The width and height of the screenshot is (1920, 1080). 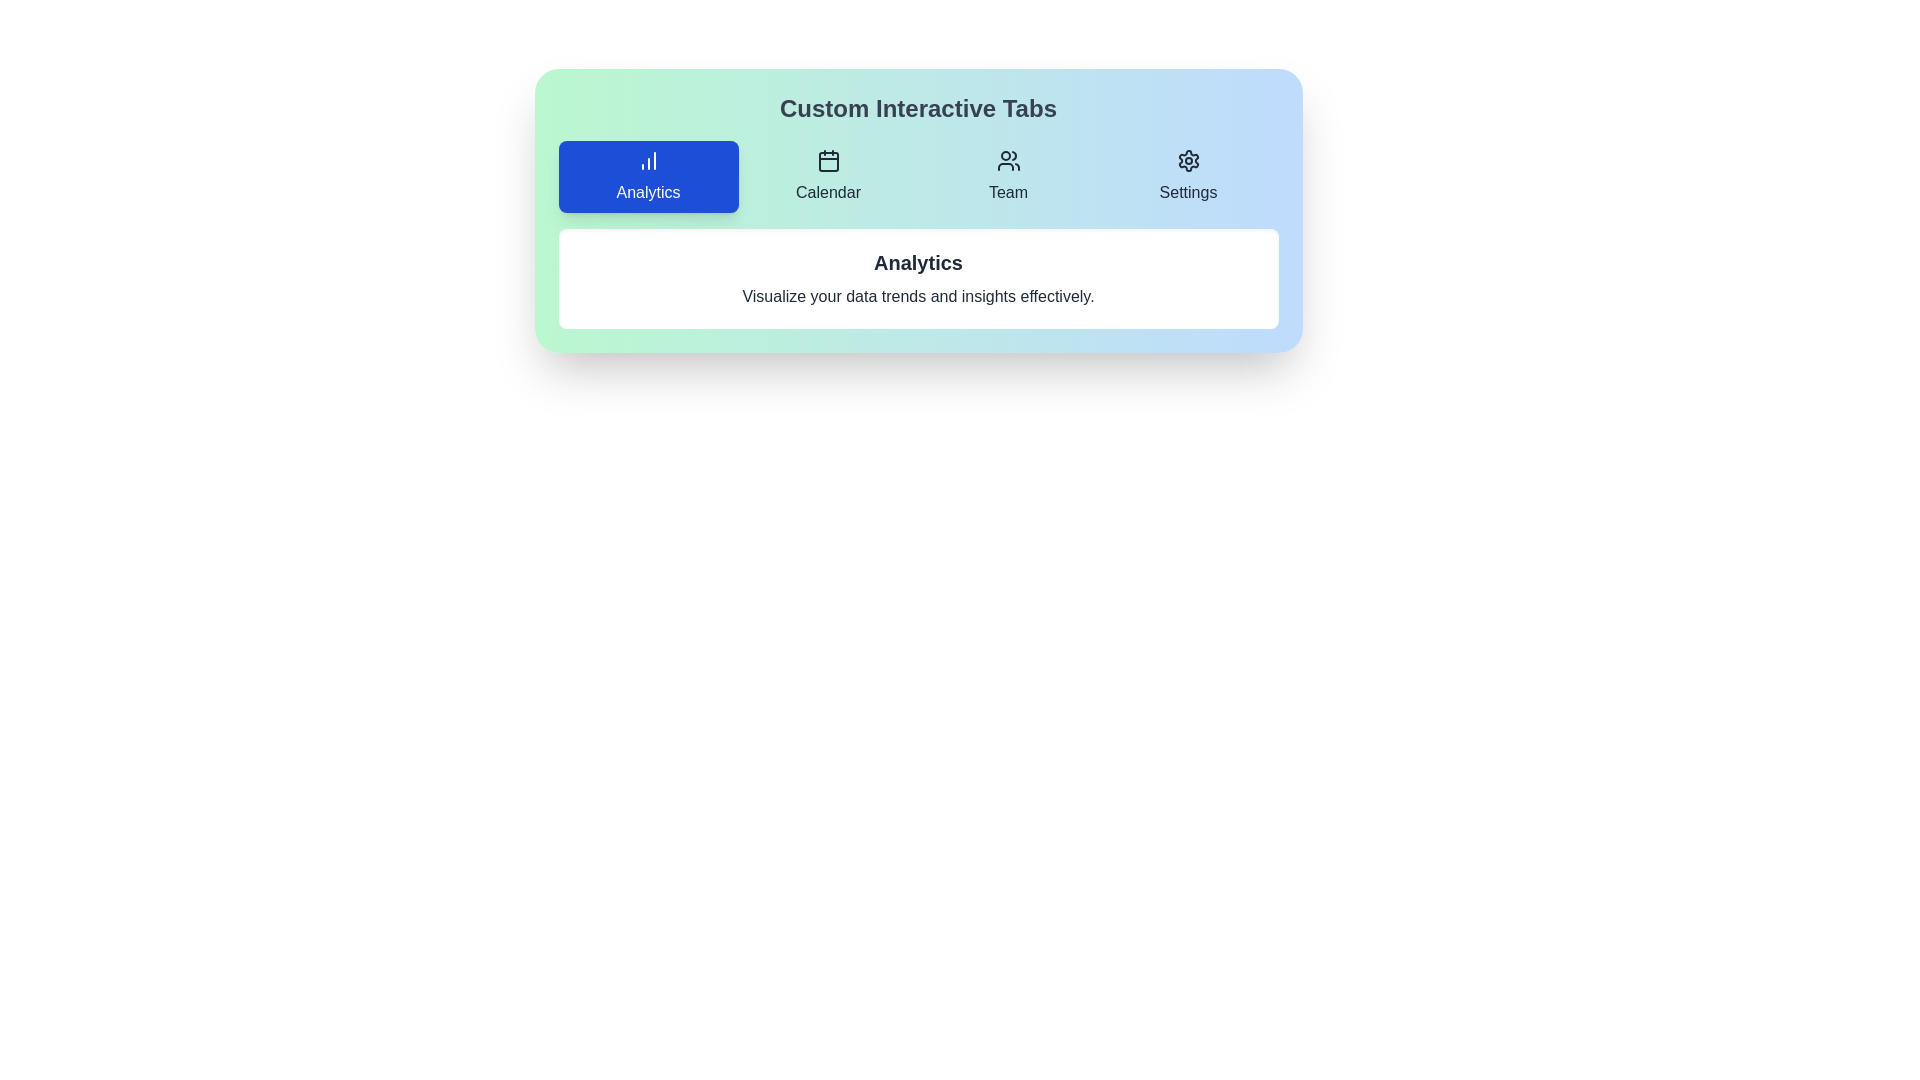 What do you see at coordinates (1188, 176) in the screenshot?
I see `the navigational button located at the far right of the row containing four buttons, which is the fourth button from the left` at bounding box center [1188, 176].